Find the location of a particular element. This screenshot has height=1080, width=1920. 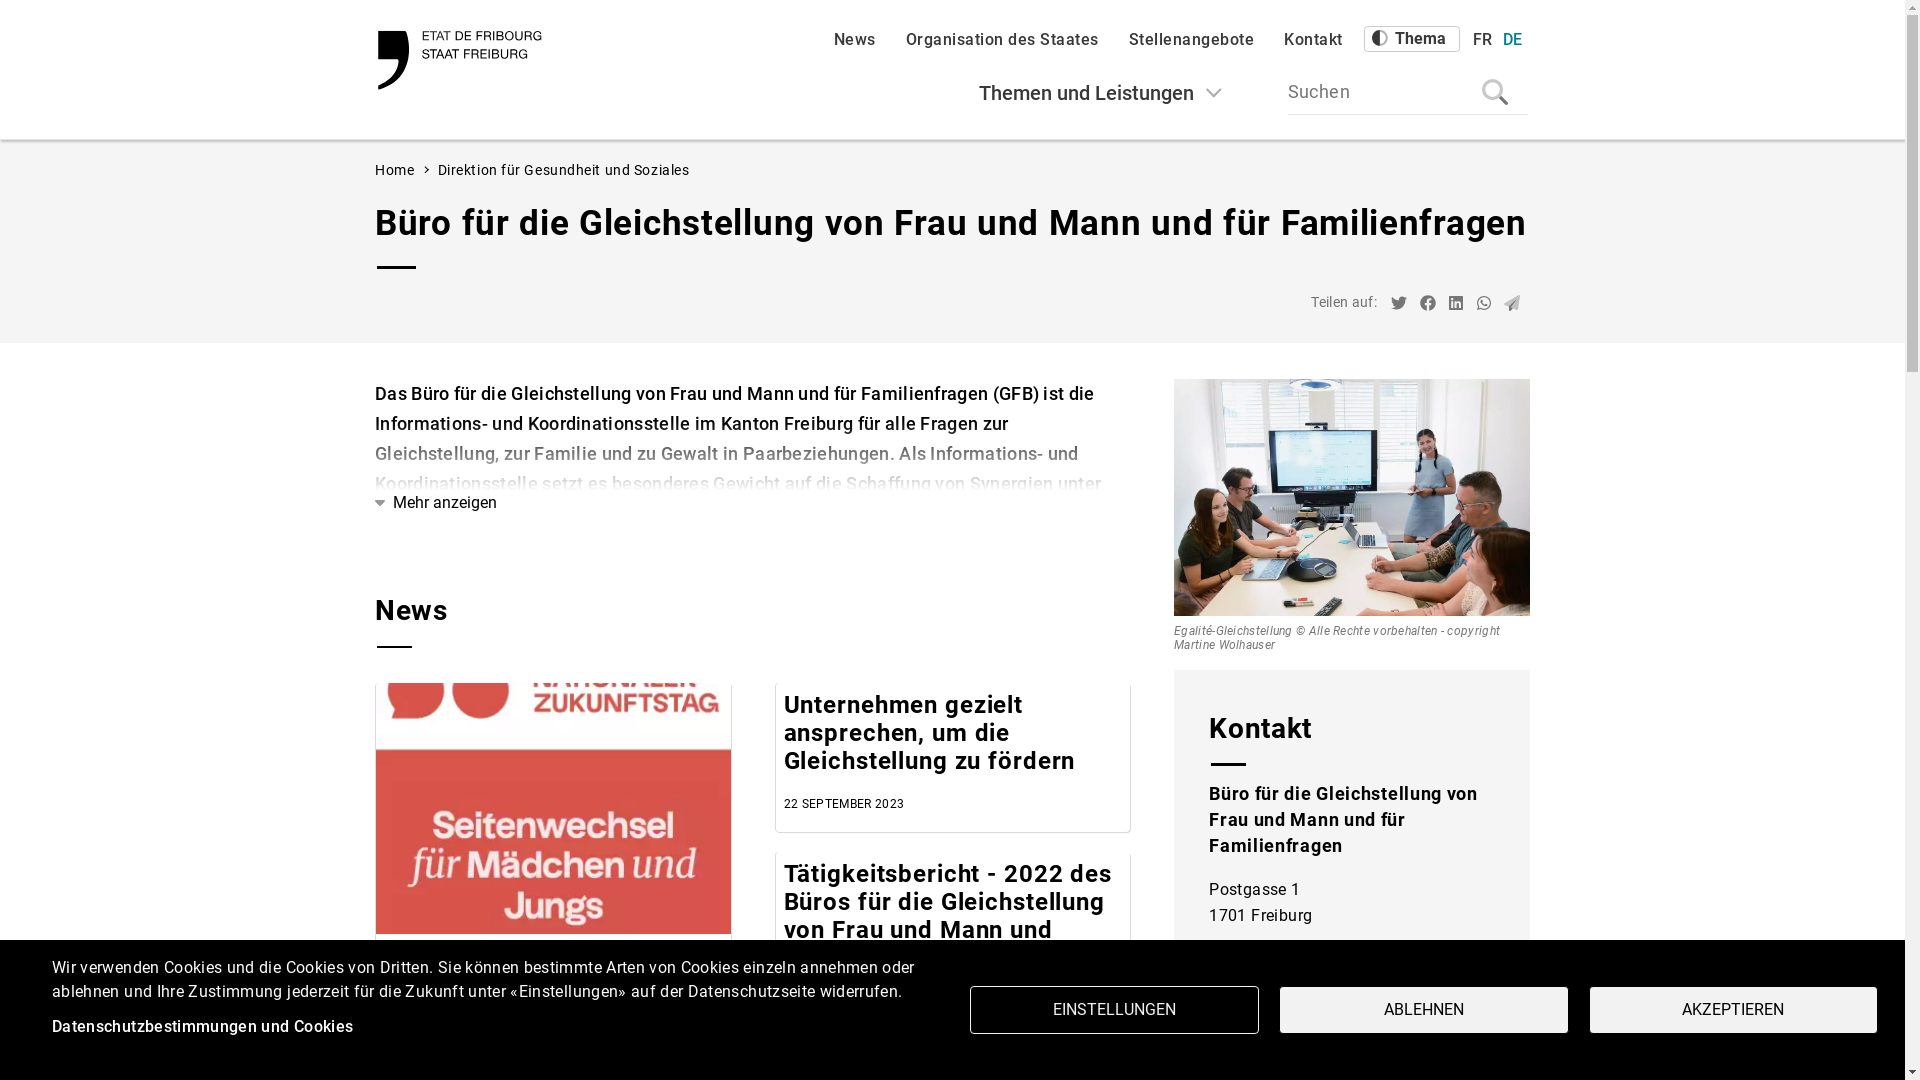

'Staat Freiburg' is located at coordinates (461, 59).